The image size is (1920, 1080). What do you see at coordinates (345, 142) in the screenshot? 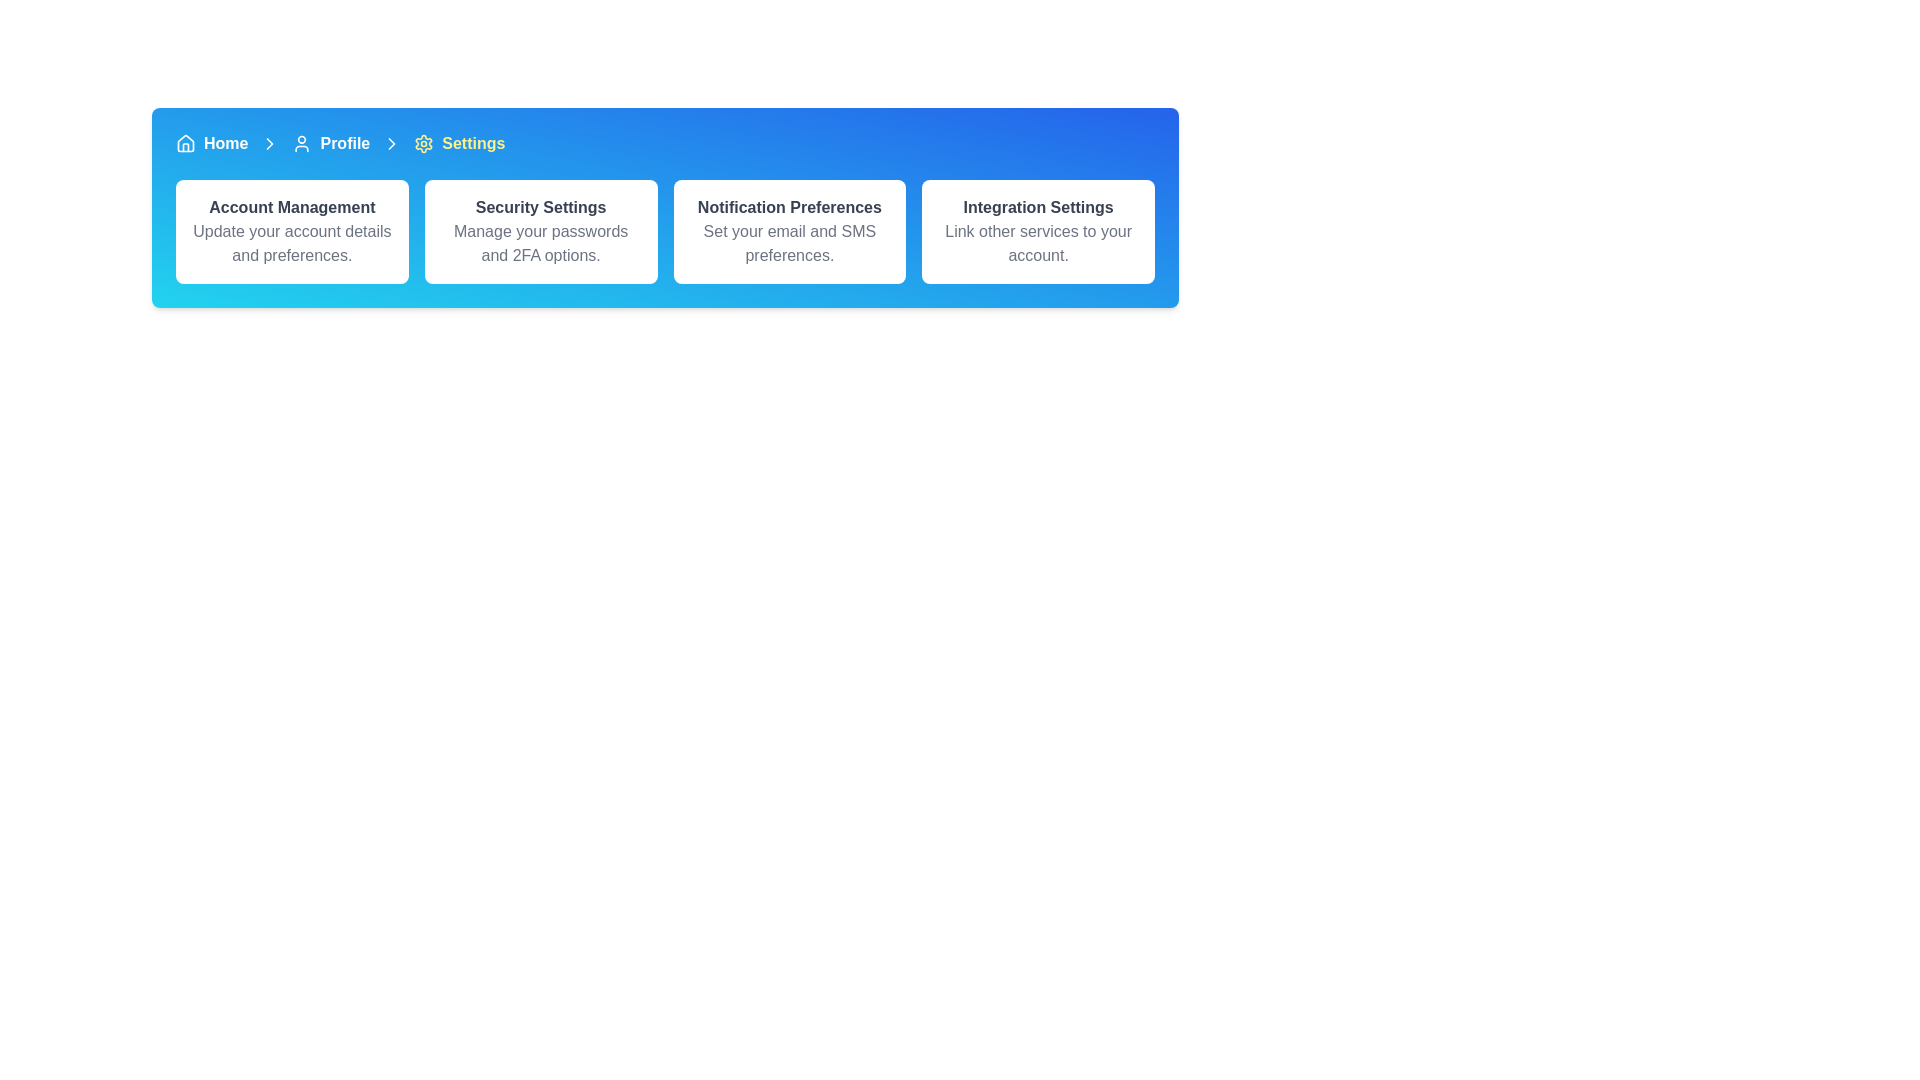
I see `the 'Profile' hyperlink in the breadcrumb navigation bar` at bounding box center [345, 142].